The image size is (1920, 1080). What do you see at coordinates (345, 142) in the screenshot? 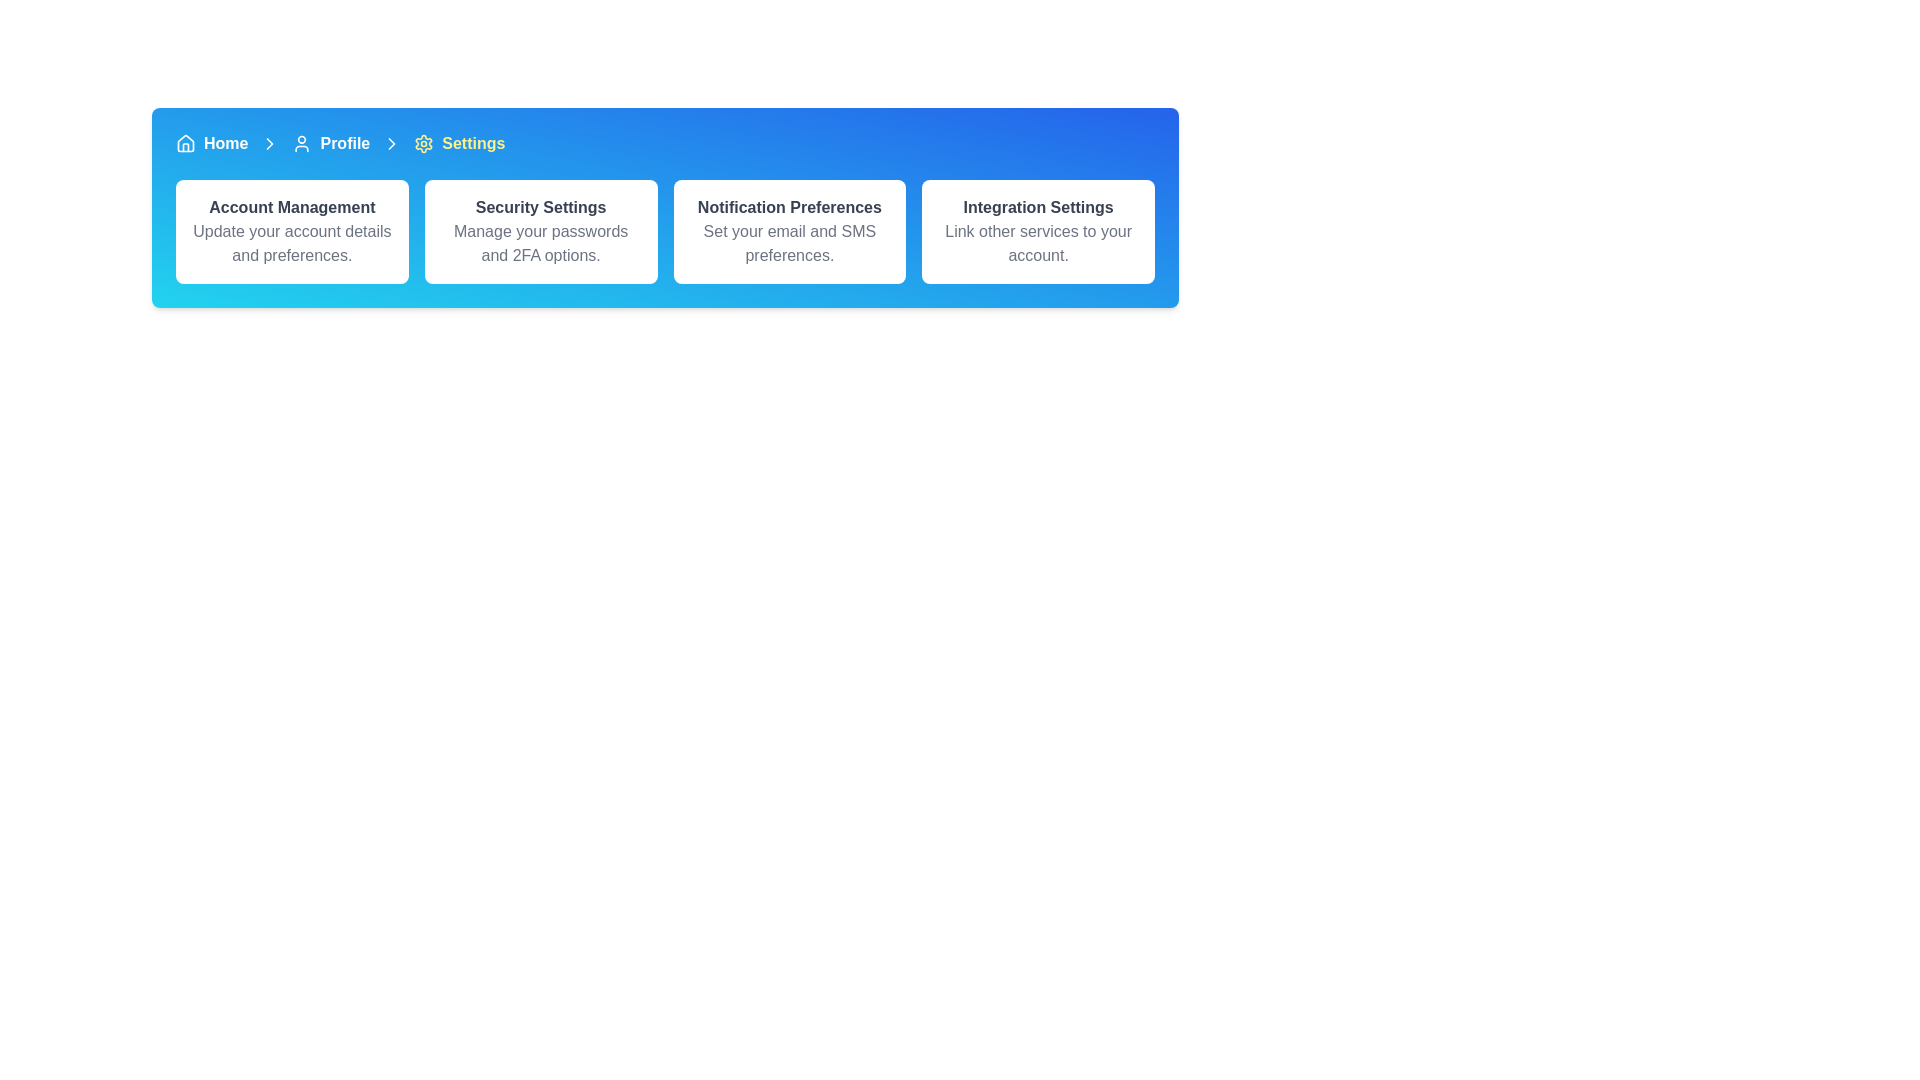
I see `the 'Profile' hyperlink in the breadcrumb navigation bar` at bounding box center [345, 142].